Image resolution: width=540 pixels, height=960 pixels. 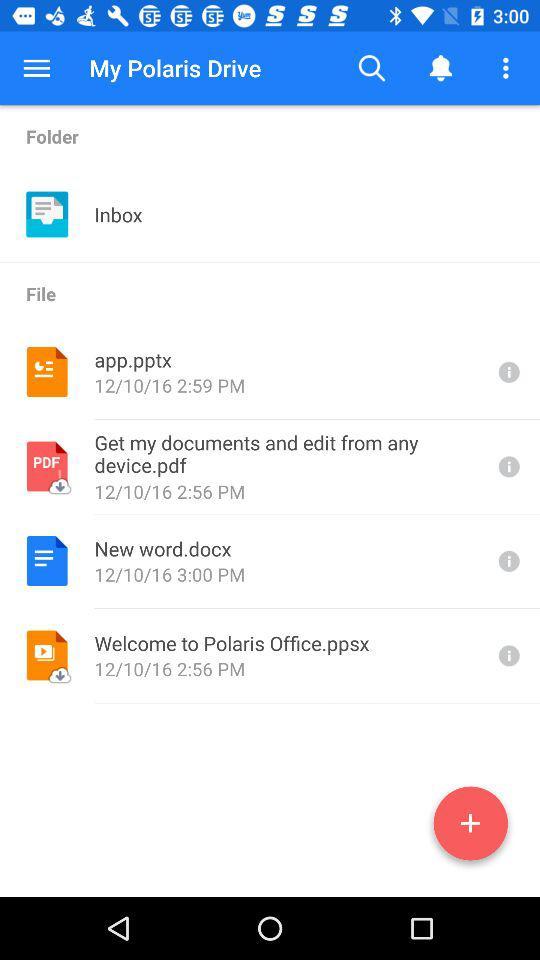 What do you see at coordinates (372, 68) in the screenshot?
I see `the button to the right of the my polaris drive item` at bounding box center [372, 68].